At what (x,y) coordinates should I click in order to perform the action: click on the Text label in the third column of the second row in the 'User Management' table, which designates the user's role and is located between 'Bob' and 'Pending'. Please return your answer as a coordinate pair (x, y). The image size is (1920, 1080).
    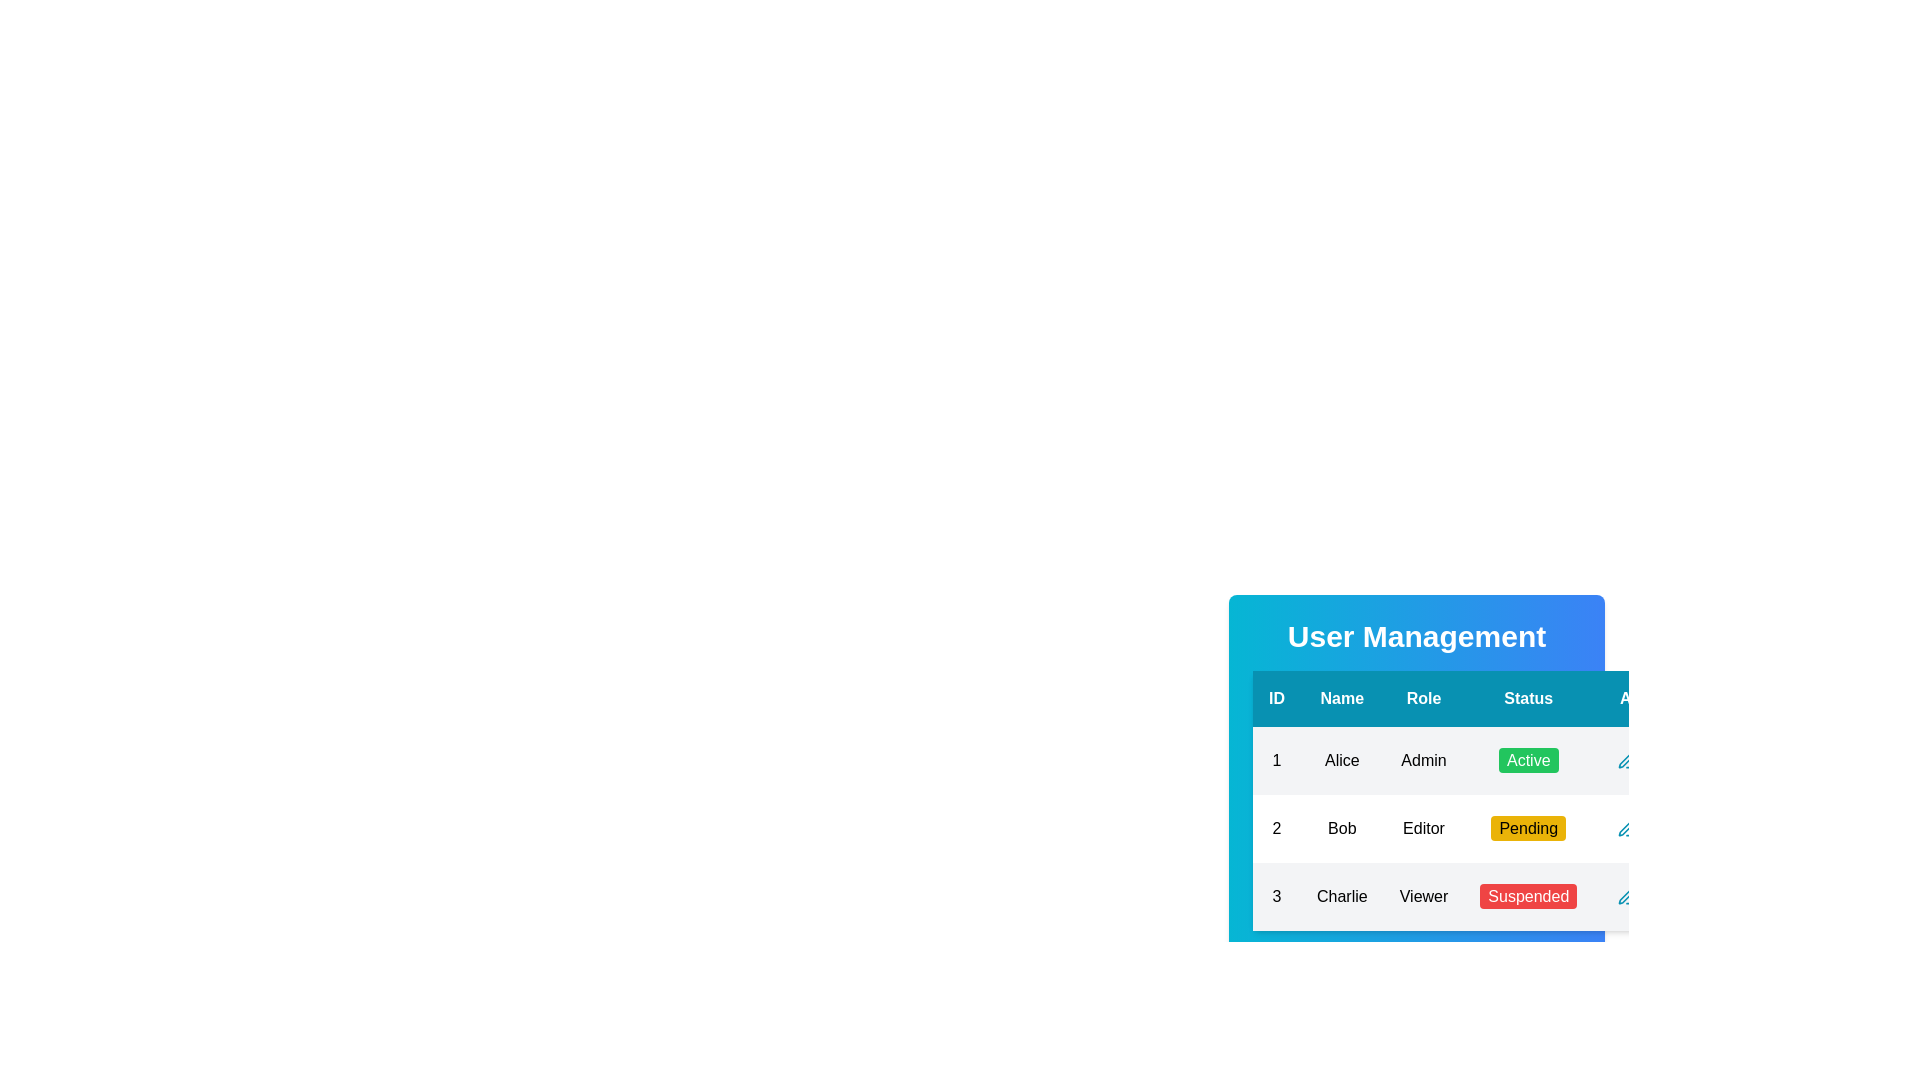
    Looking at the image, I should click on (1423, 829).